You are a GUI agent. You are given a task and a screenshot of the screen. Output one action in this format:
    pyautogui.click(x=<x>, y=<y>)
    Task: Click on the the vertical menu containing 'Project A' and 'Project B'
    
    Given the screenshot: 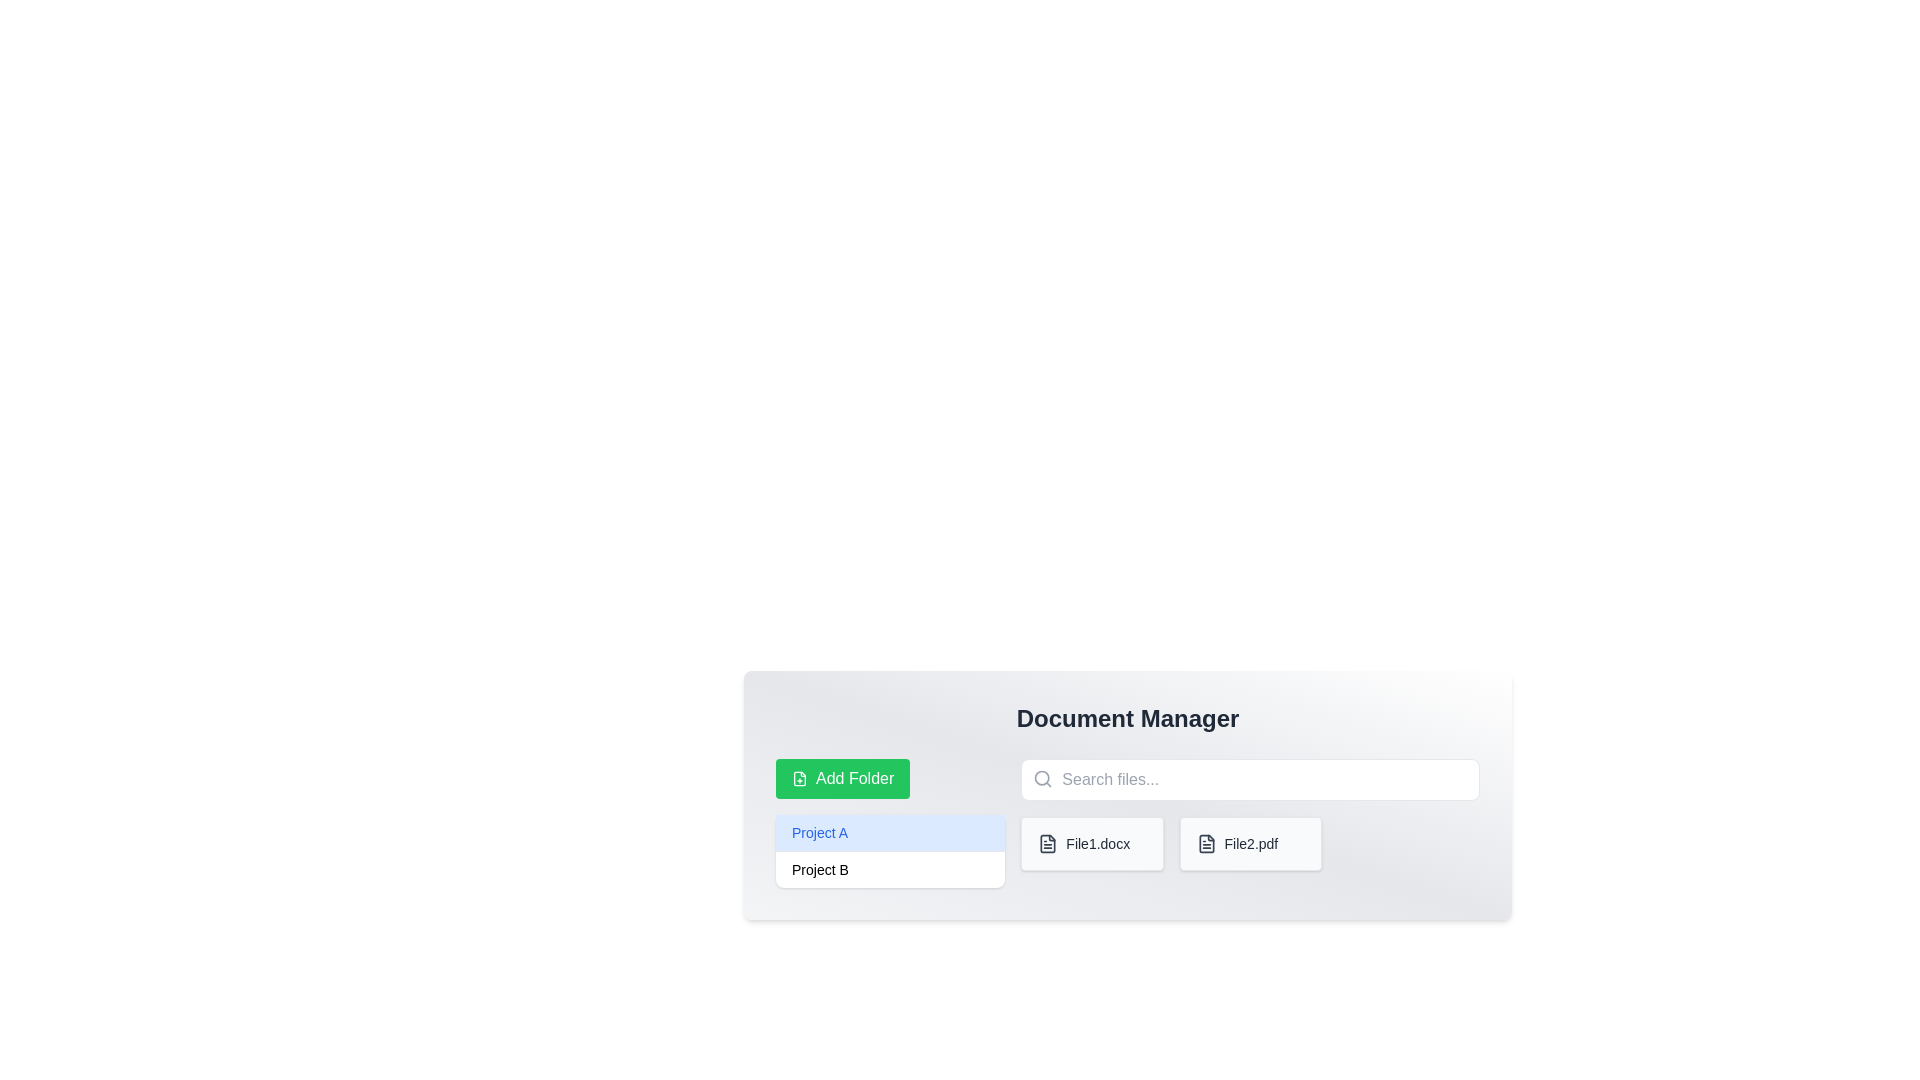 What is the action you would take?
    pyautogui.click(x=889, y=851)
    